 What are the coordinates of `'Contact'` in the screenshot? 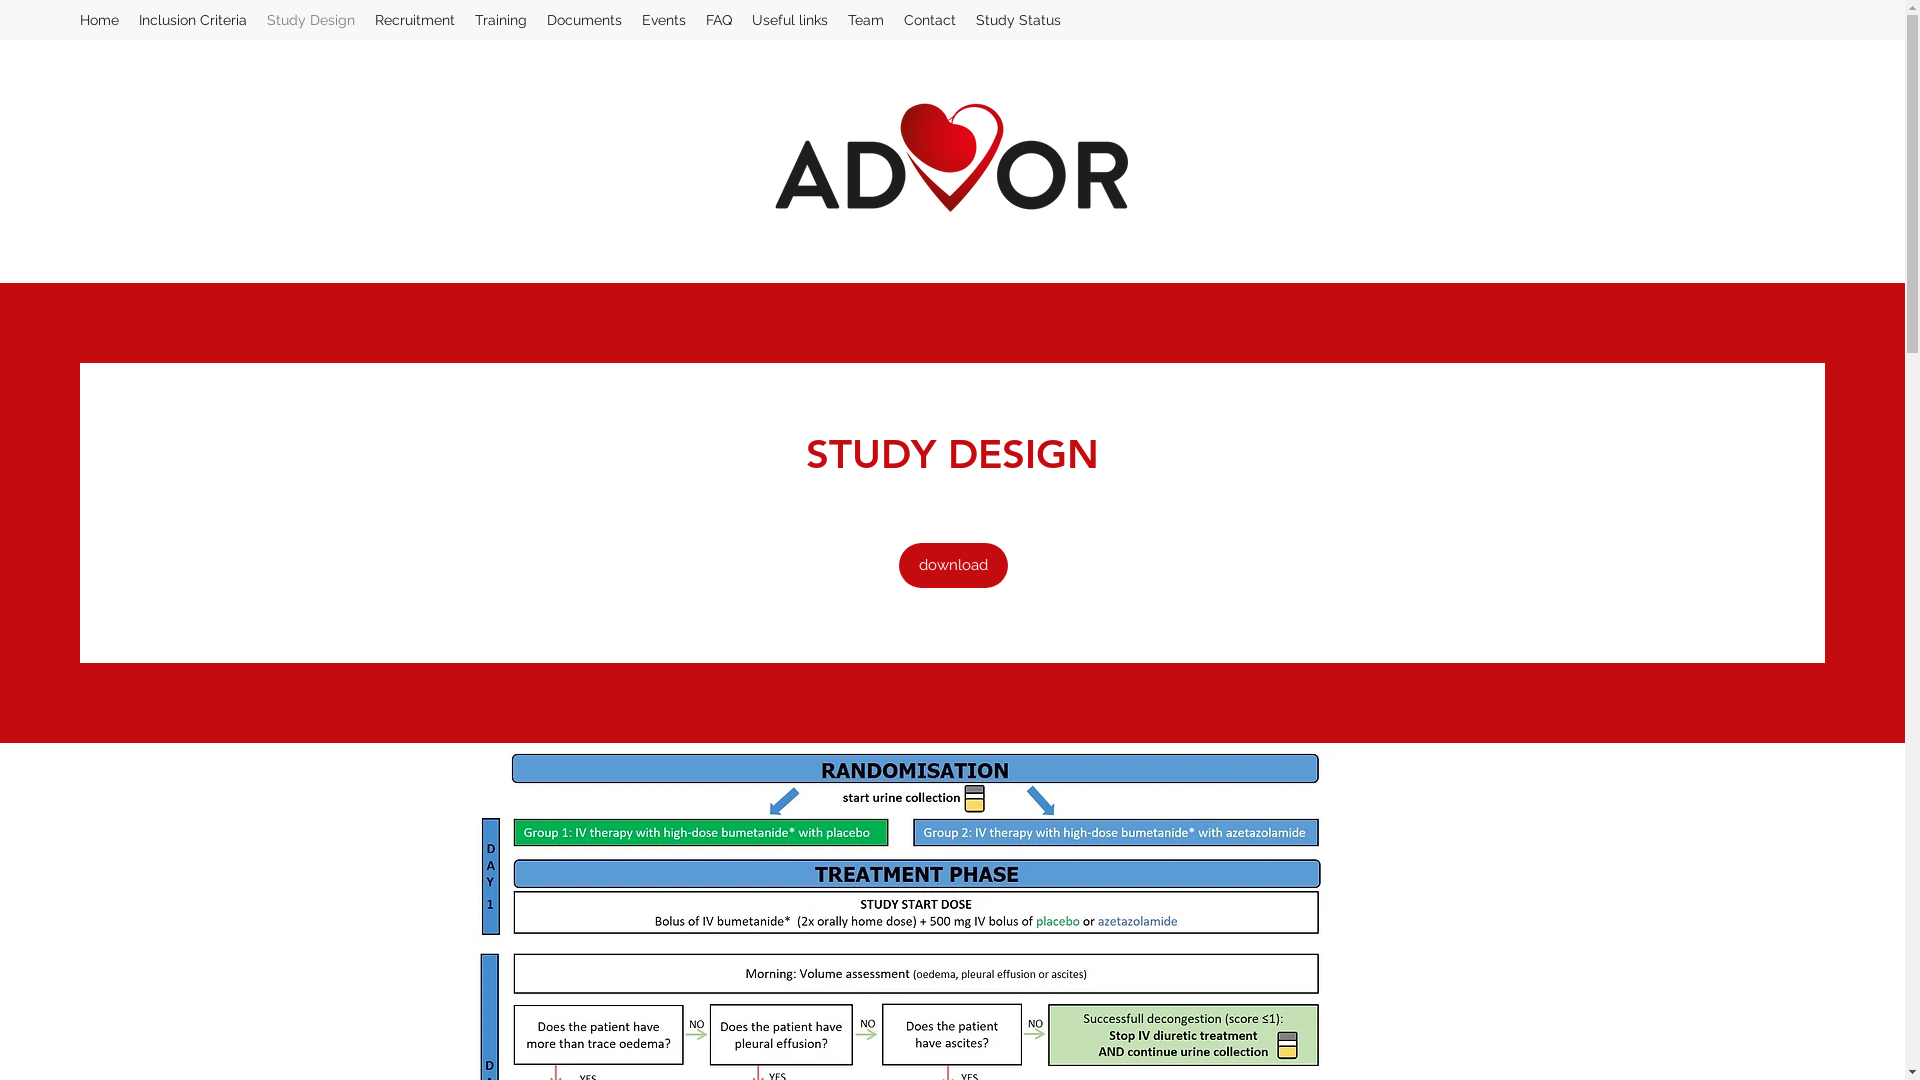 It's located at (929, 19).